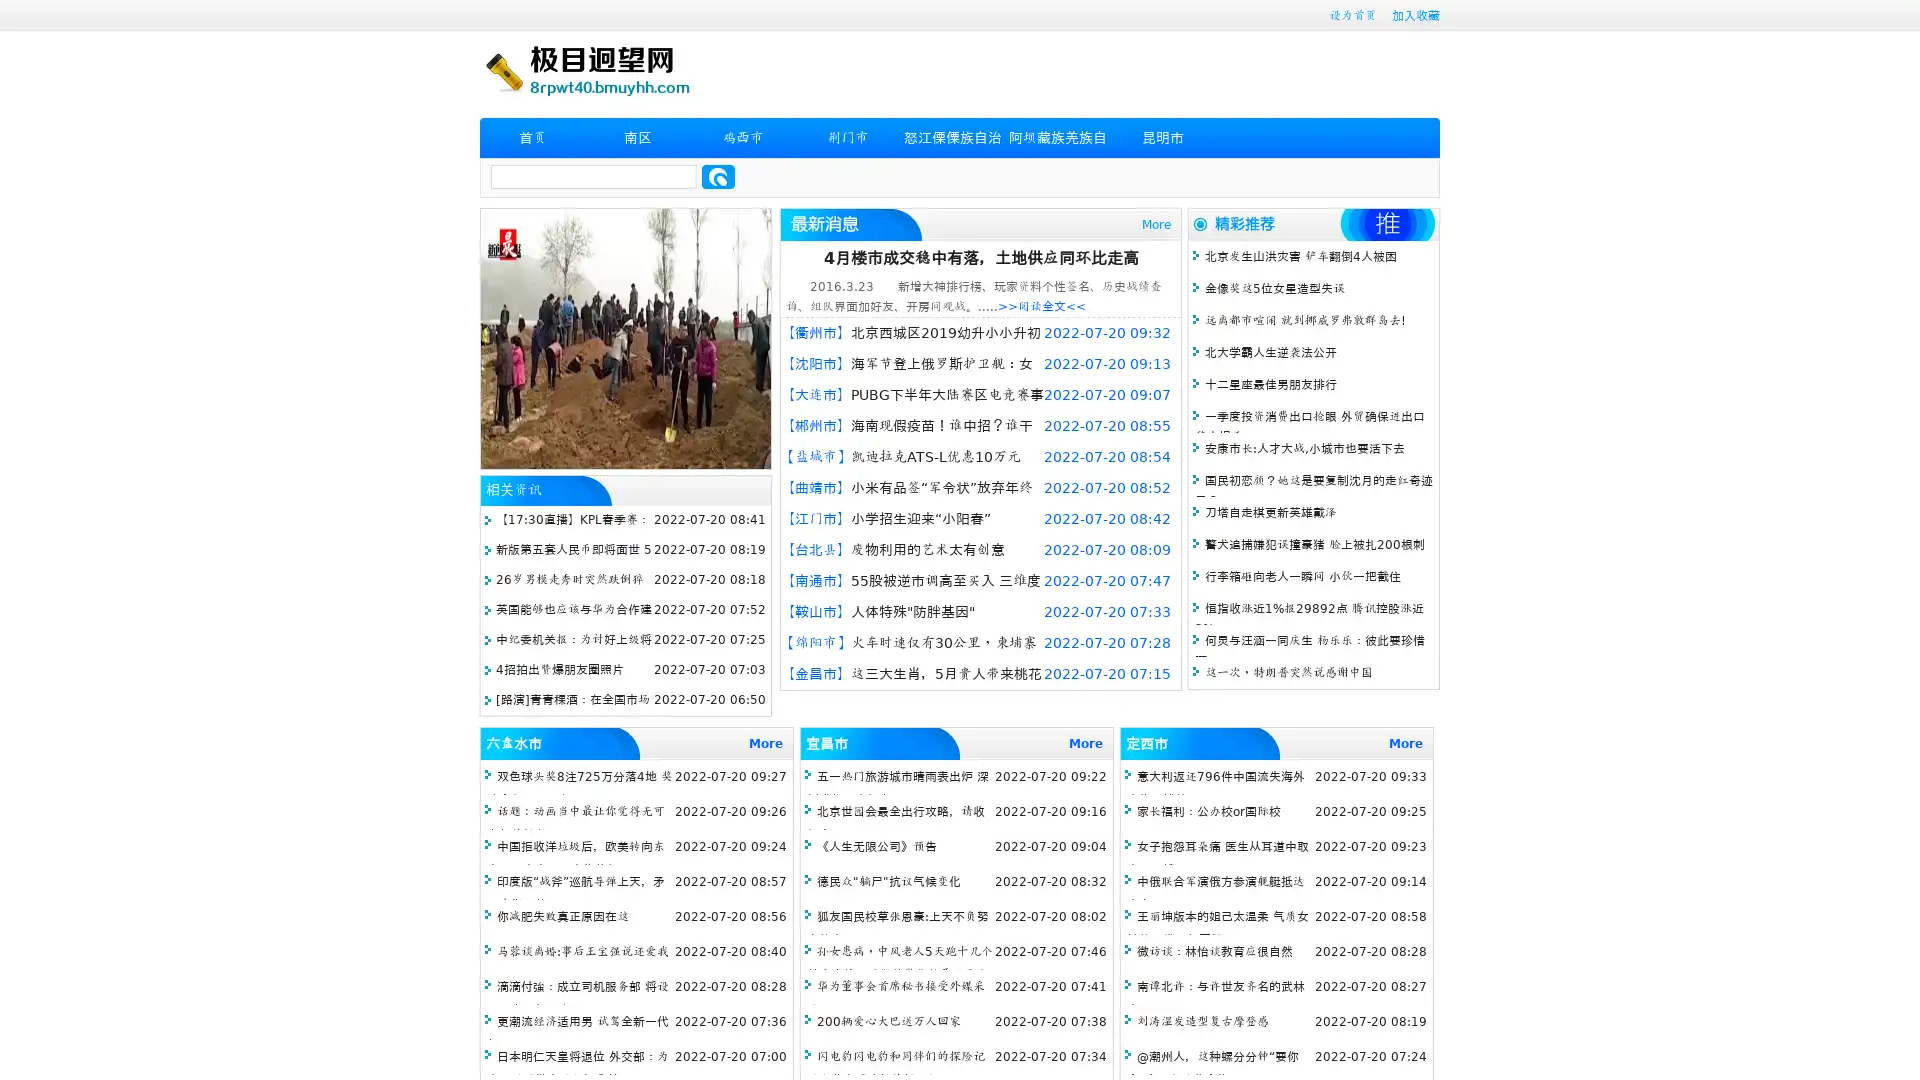 The height and width of the screenshot is (1080, 1920). Describe the element at coordinates (718, 176) in the screenshot. I see `Search` at that location.